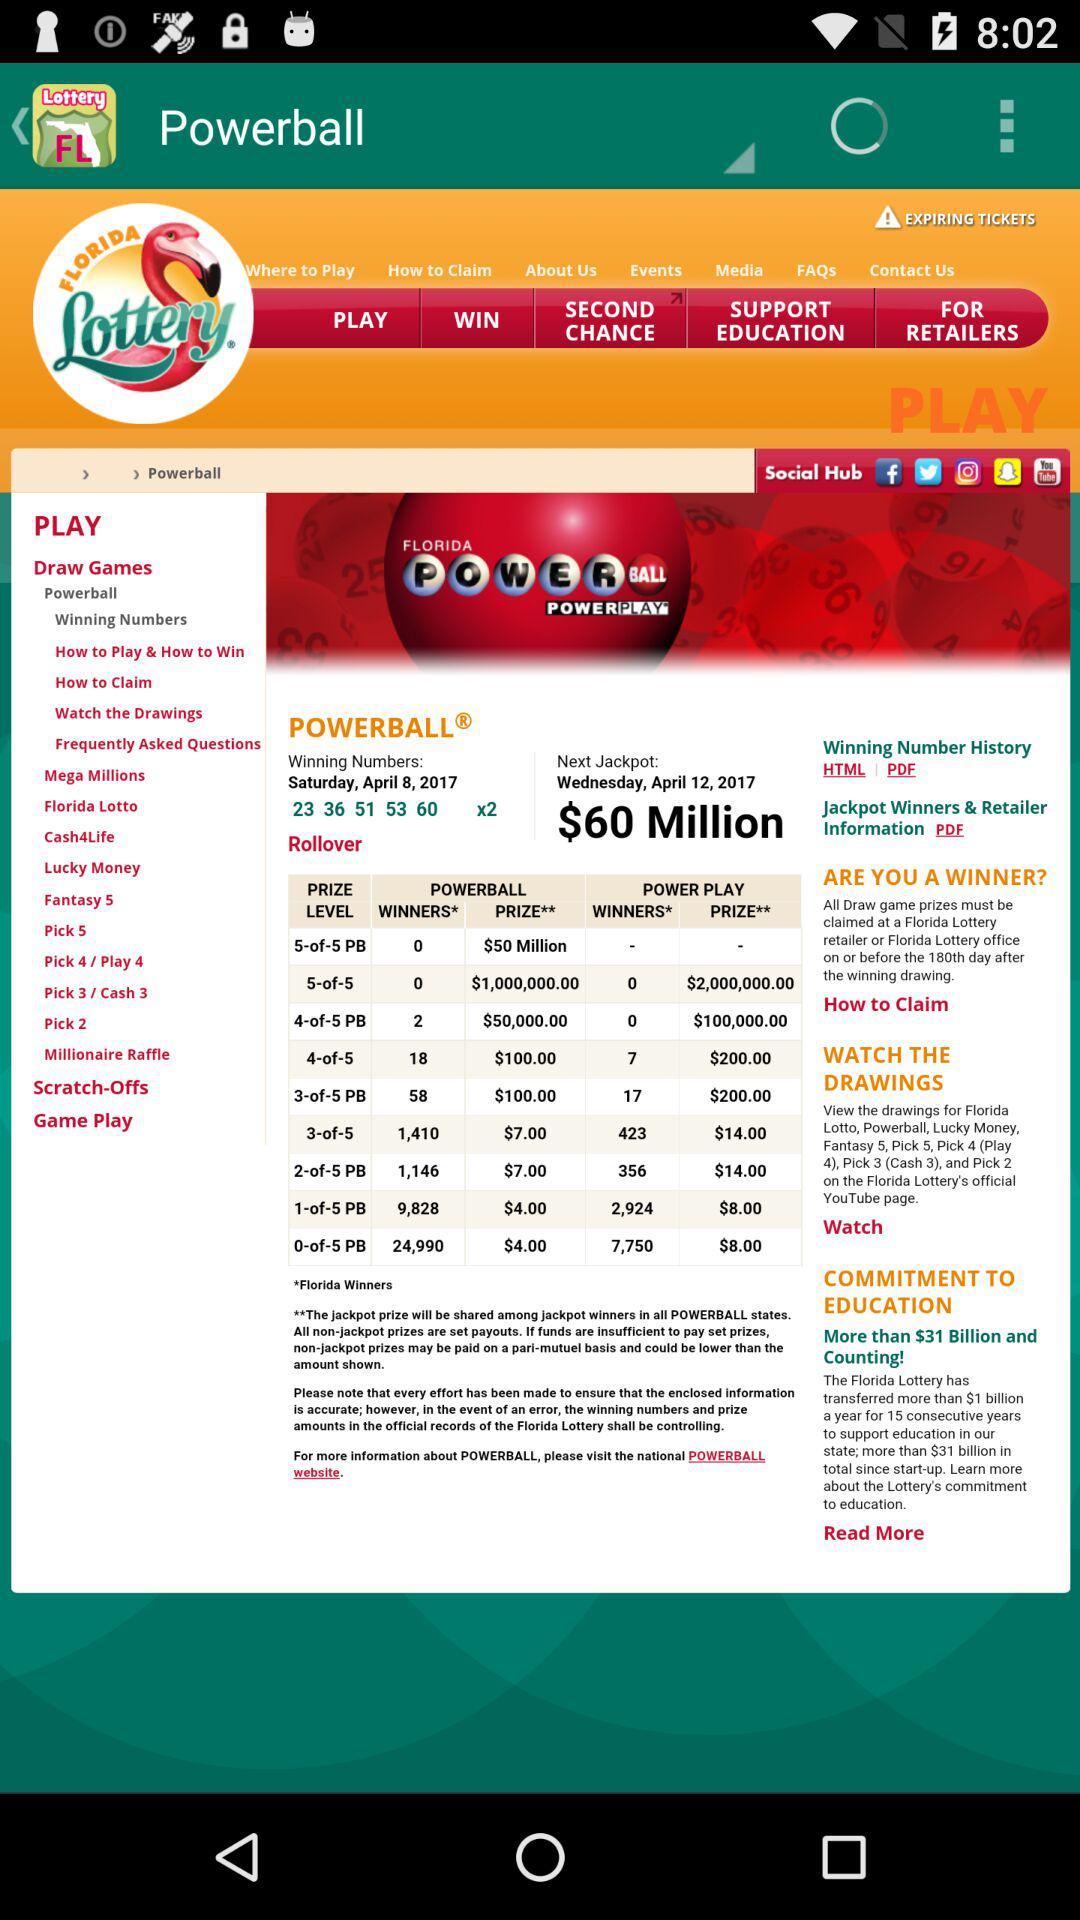 The height and width of the screenshot is (1920, 1080). What do you see at coordinates (540, 990) in the screenshot?
I see `image` at bounding box center [540, 990].